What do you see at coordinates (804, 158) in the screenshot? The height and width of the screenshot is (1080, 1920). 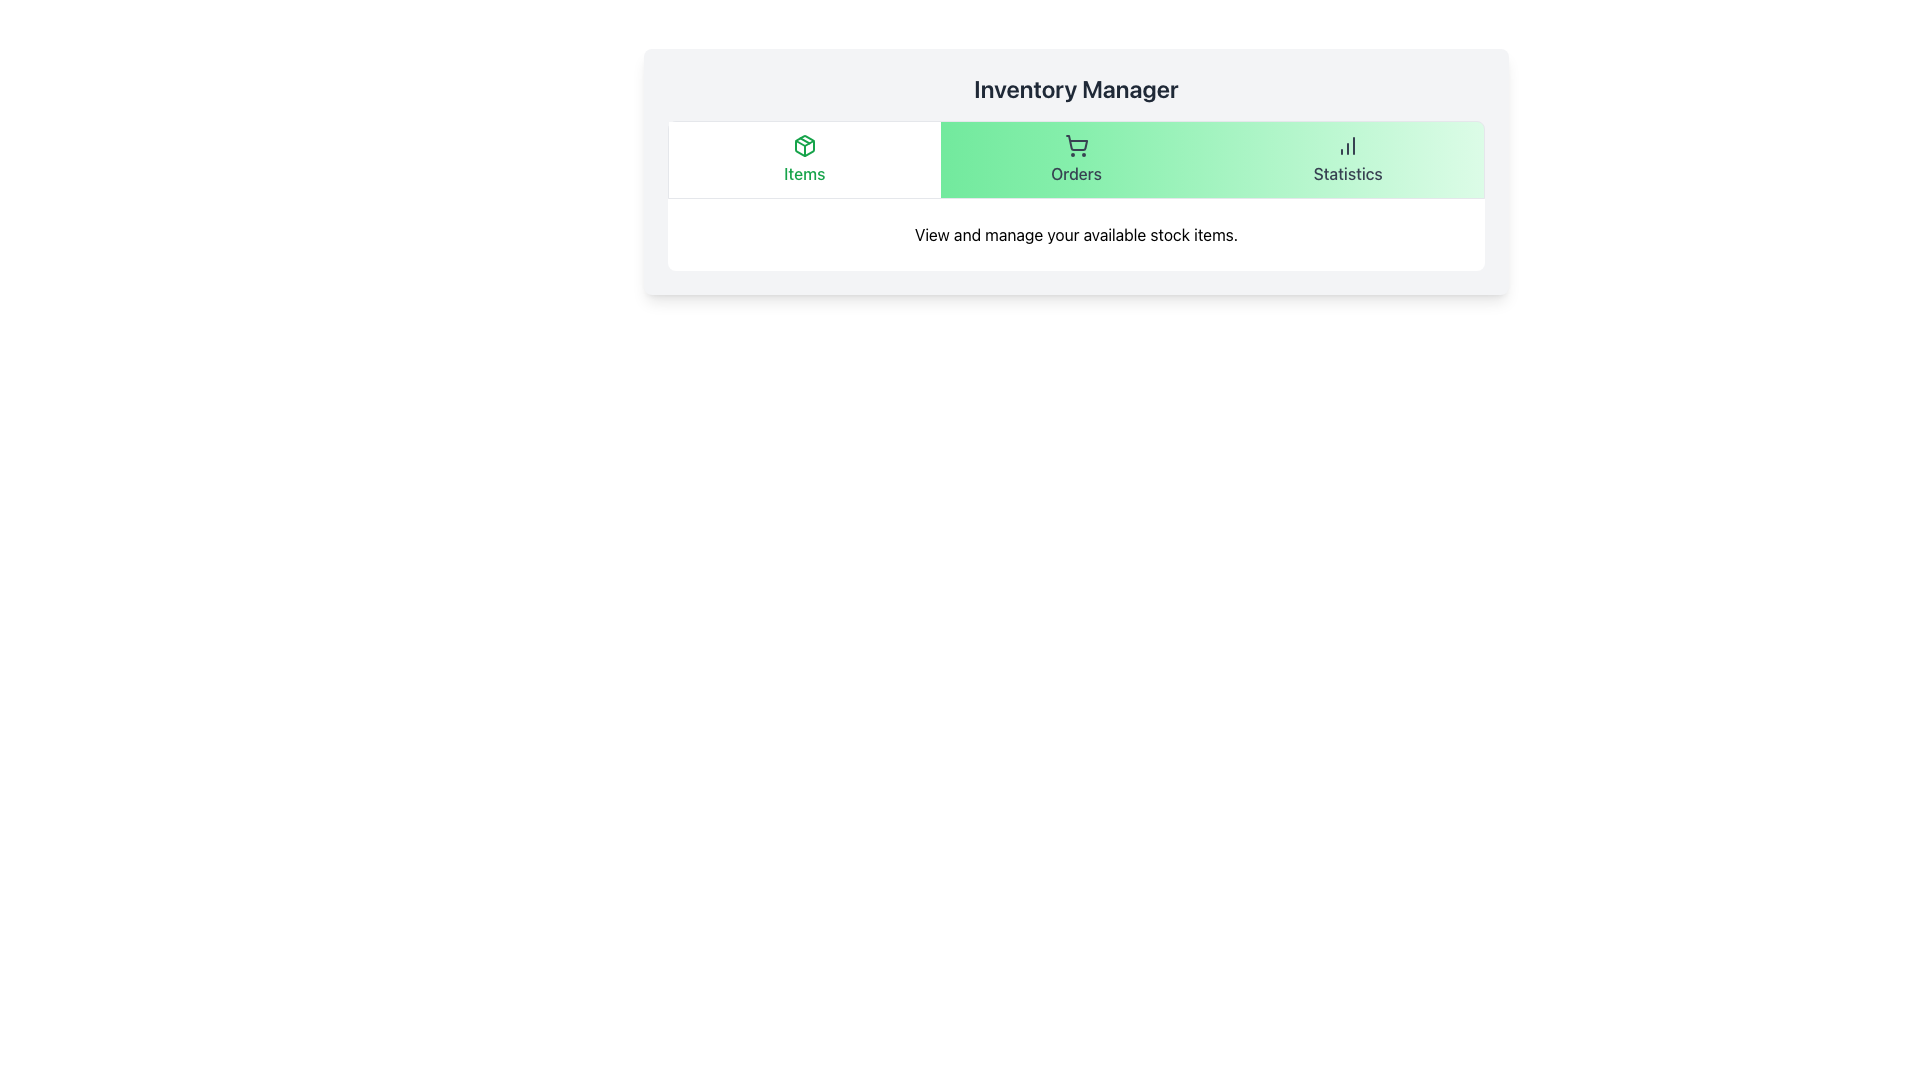 I see `the 'Items' navigation button located in the leftmost section of the navigation bar under 'Inventory Manager'` at bounding box center [804, 158].